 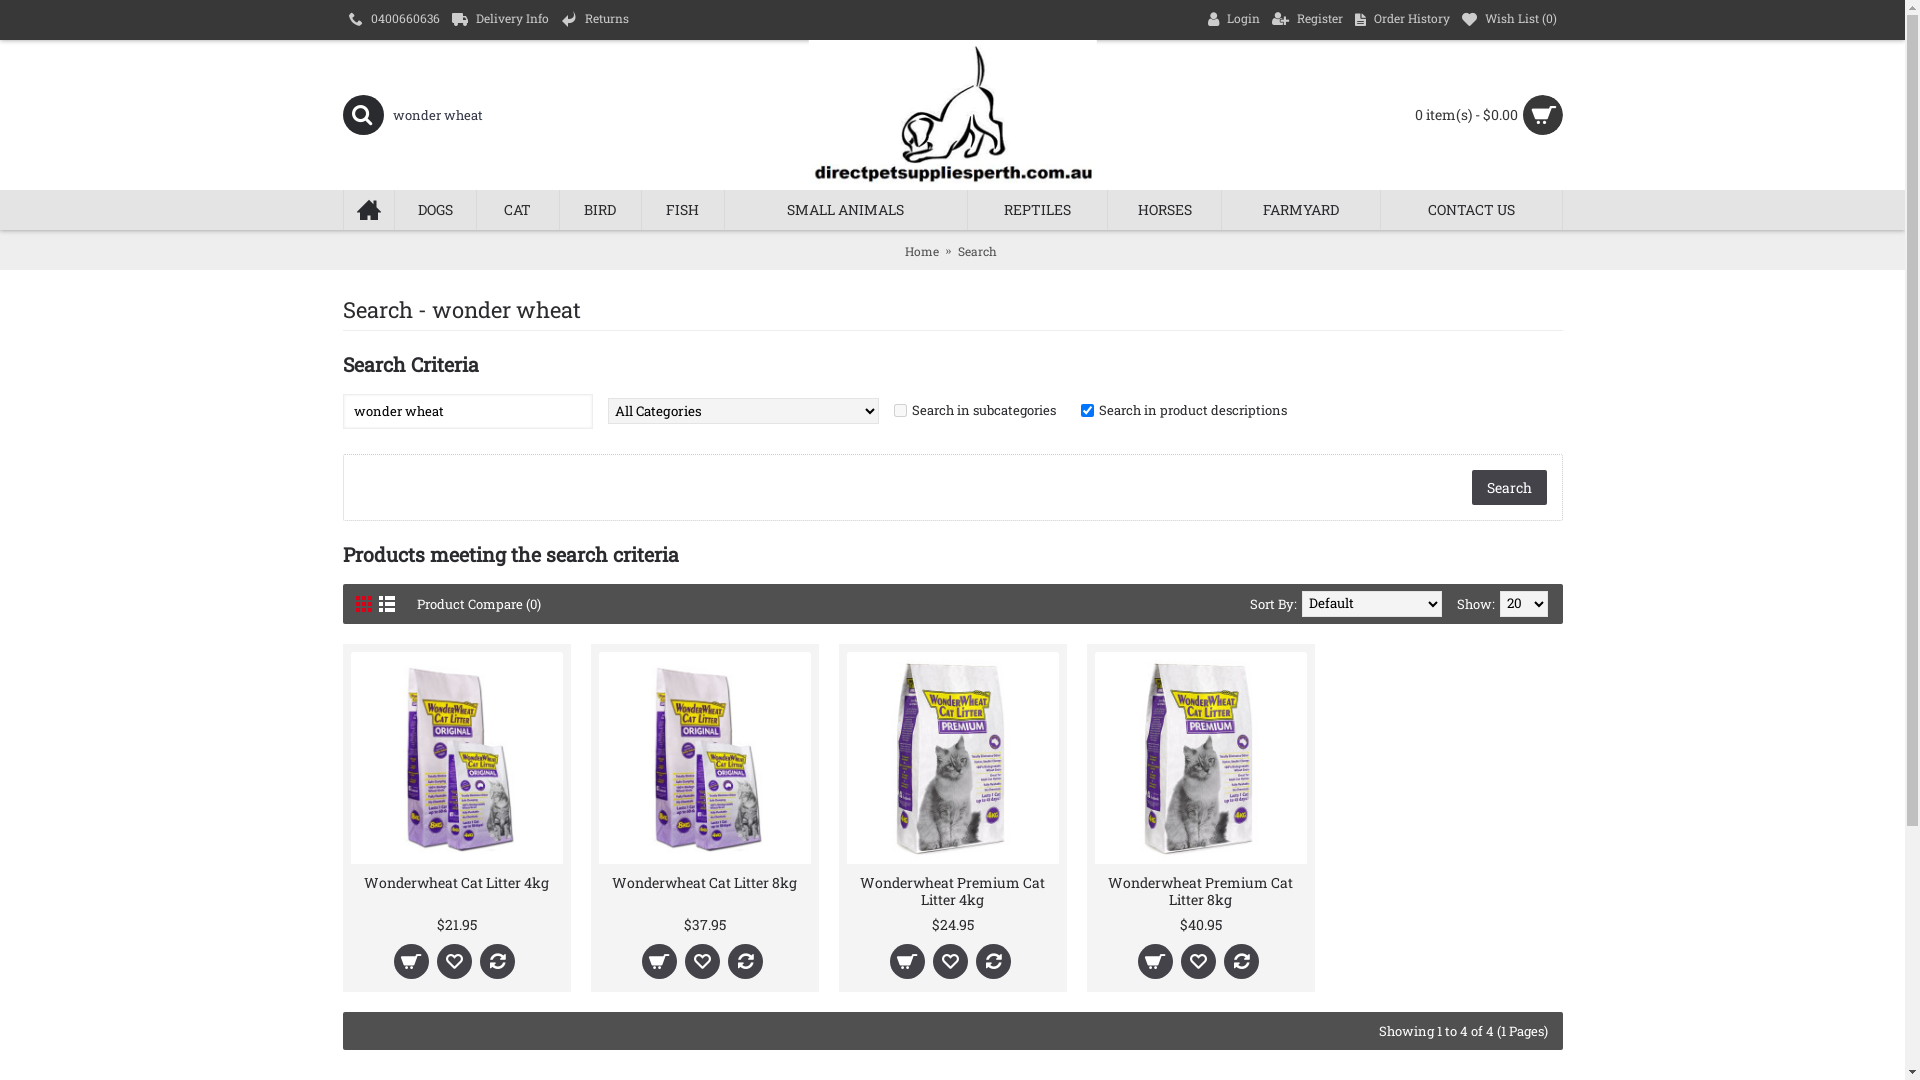 I want to click on 'Wonderwheat Cat Litter 4kg', so click(x=455, y=758).